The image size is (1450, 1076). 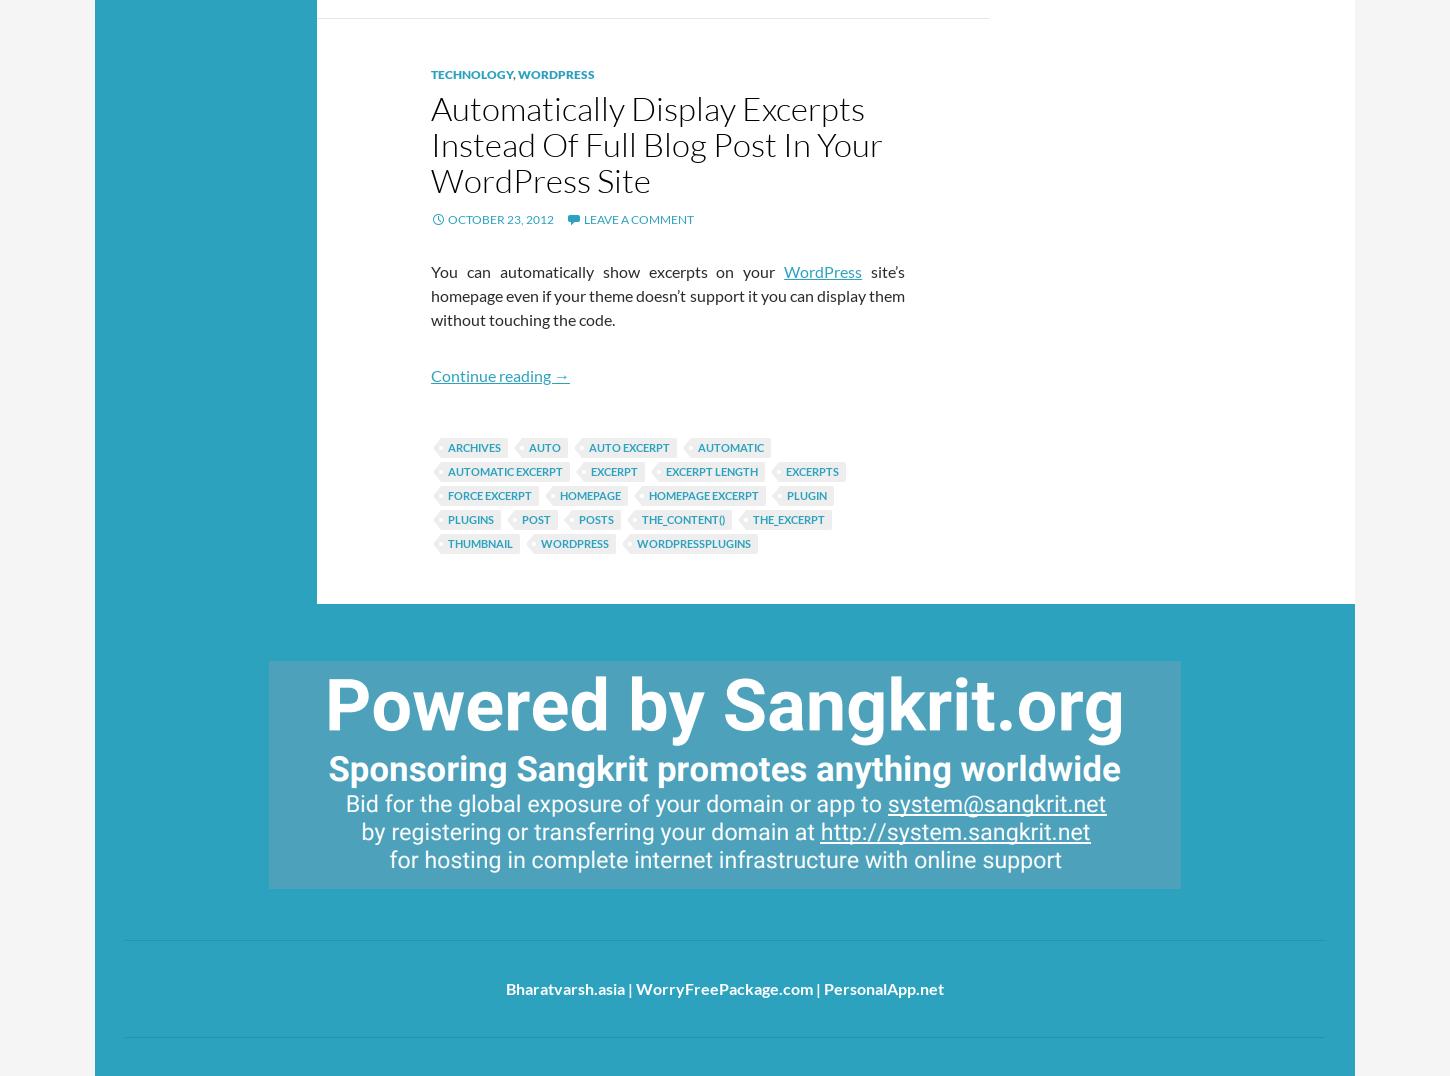 What do you see at coordinates (500, 218) in the screenshot?
I see `'October 23, 2012'` at bounding box center [500, 218].